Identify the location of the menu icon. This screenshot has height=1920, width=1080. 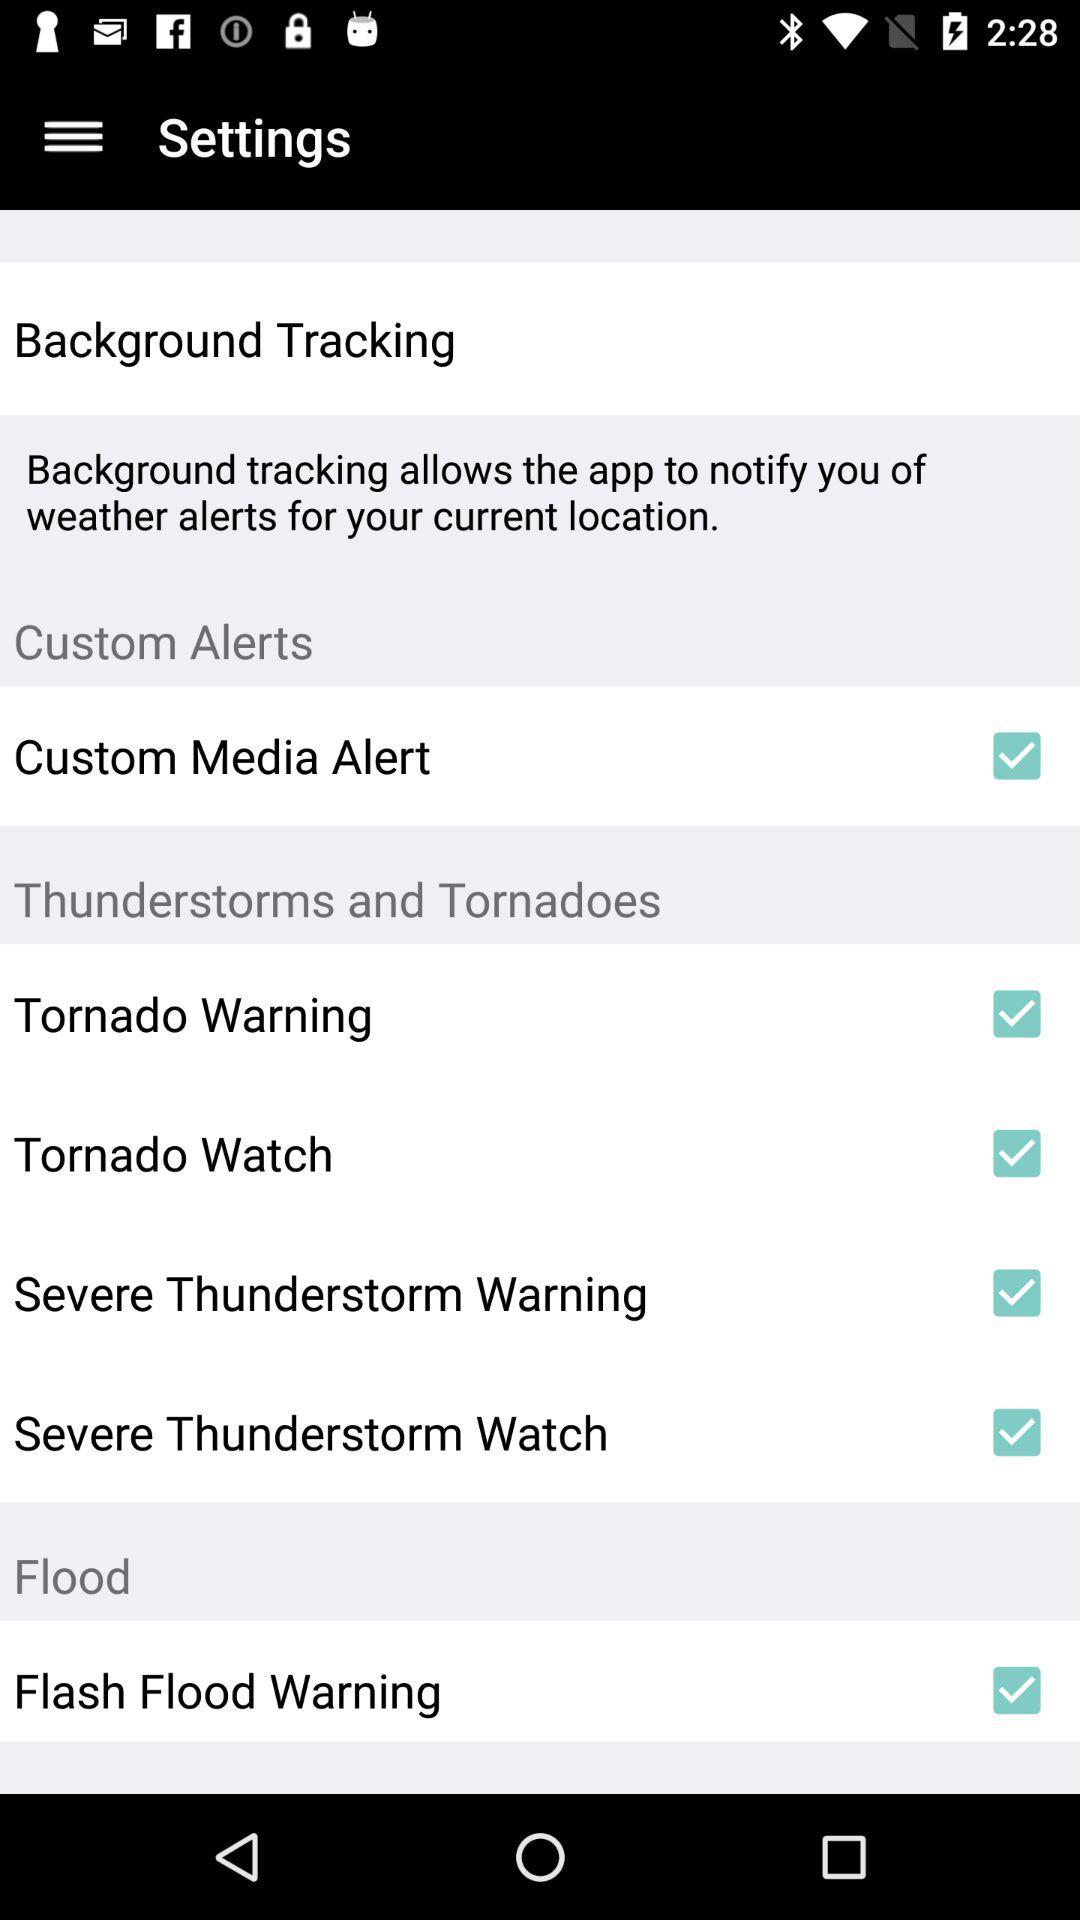
(72, 135).